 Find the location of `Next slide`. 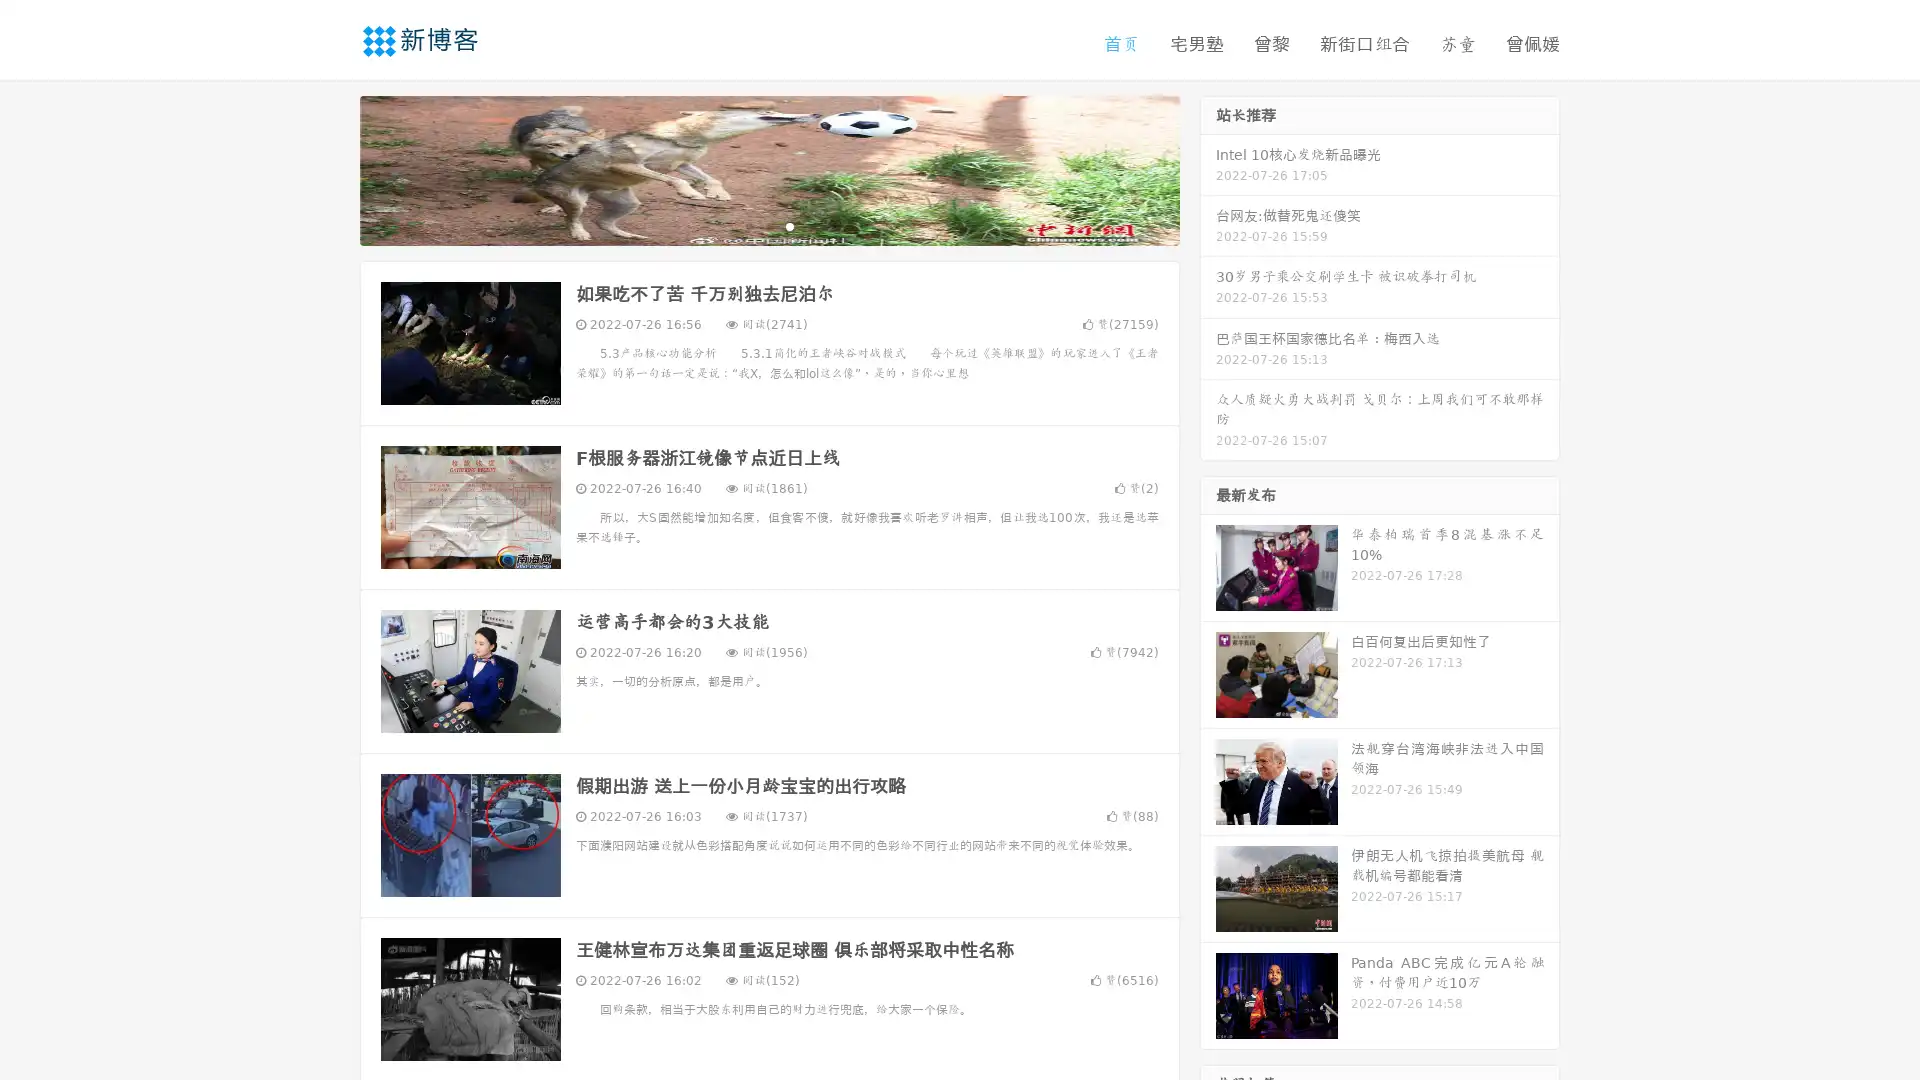

Next slide is located at coordinates (1208, 168).